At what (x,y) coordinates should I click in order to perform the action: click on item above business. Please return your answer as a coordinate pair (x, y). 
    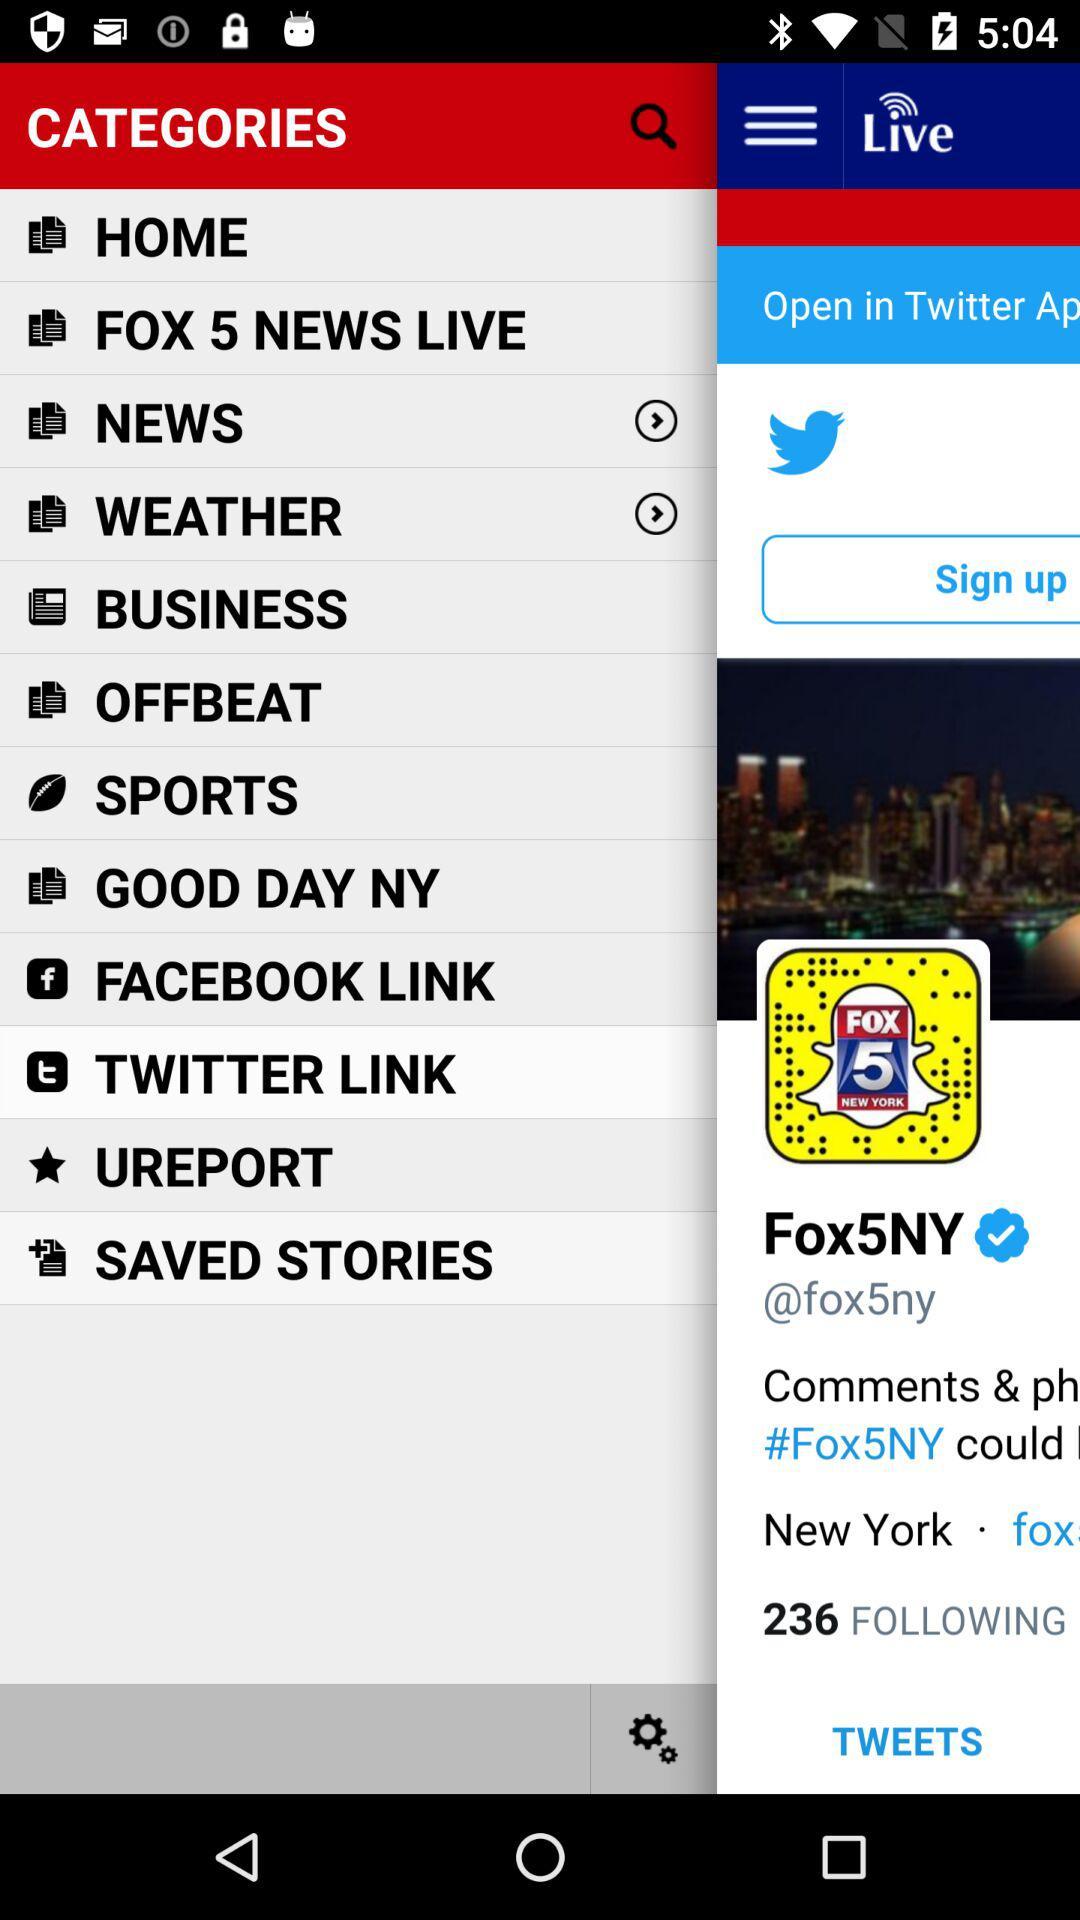
    Looking at the image, I should click on (218, 514).